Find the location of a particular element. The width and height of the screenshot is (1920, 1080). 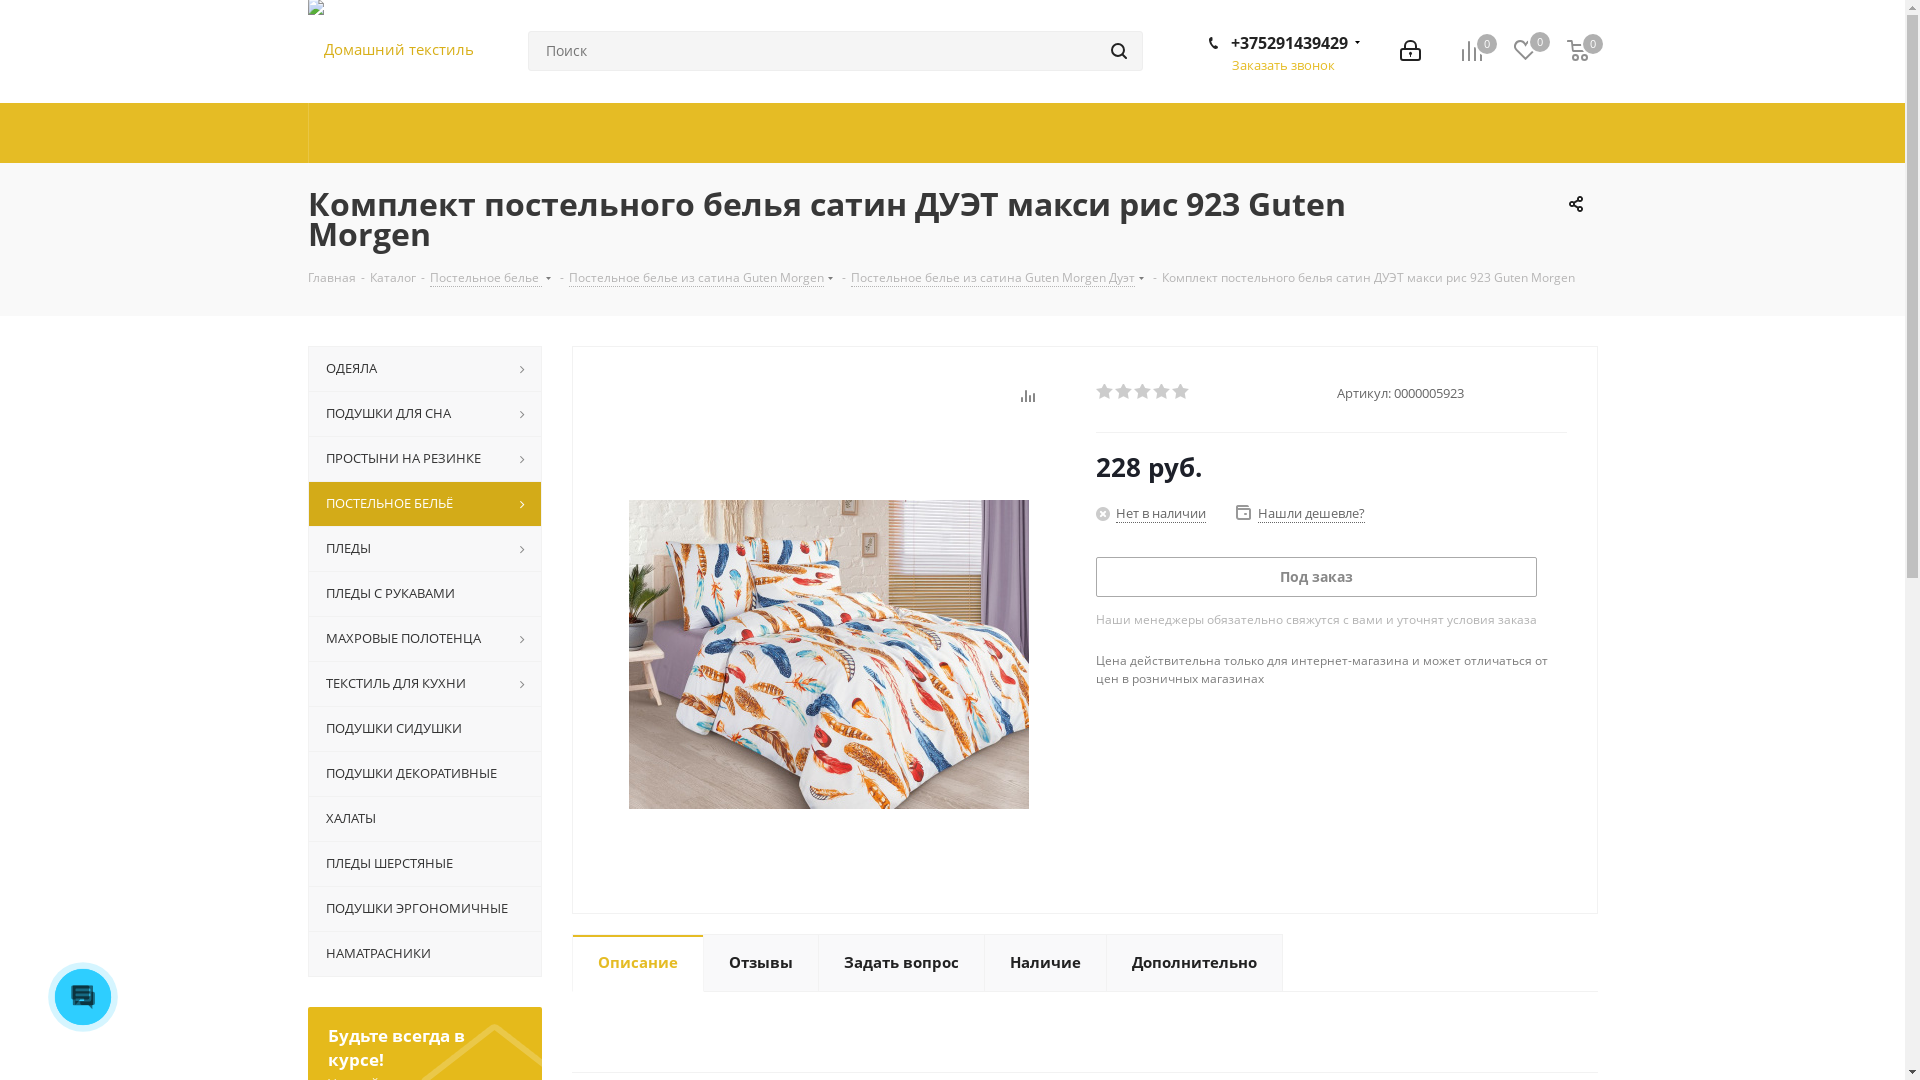

'4' is located at coordinates (1161, 392).